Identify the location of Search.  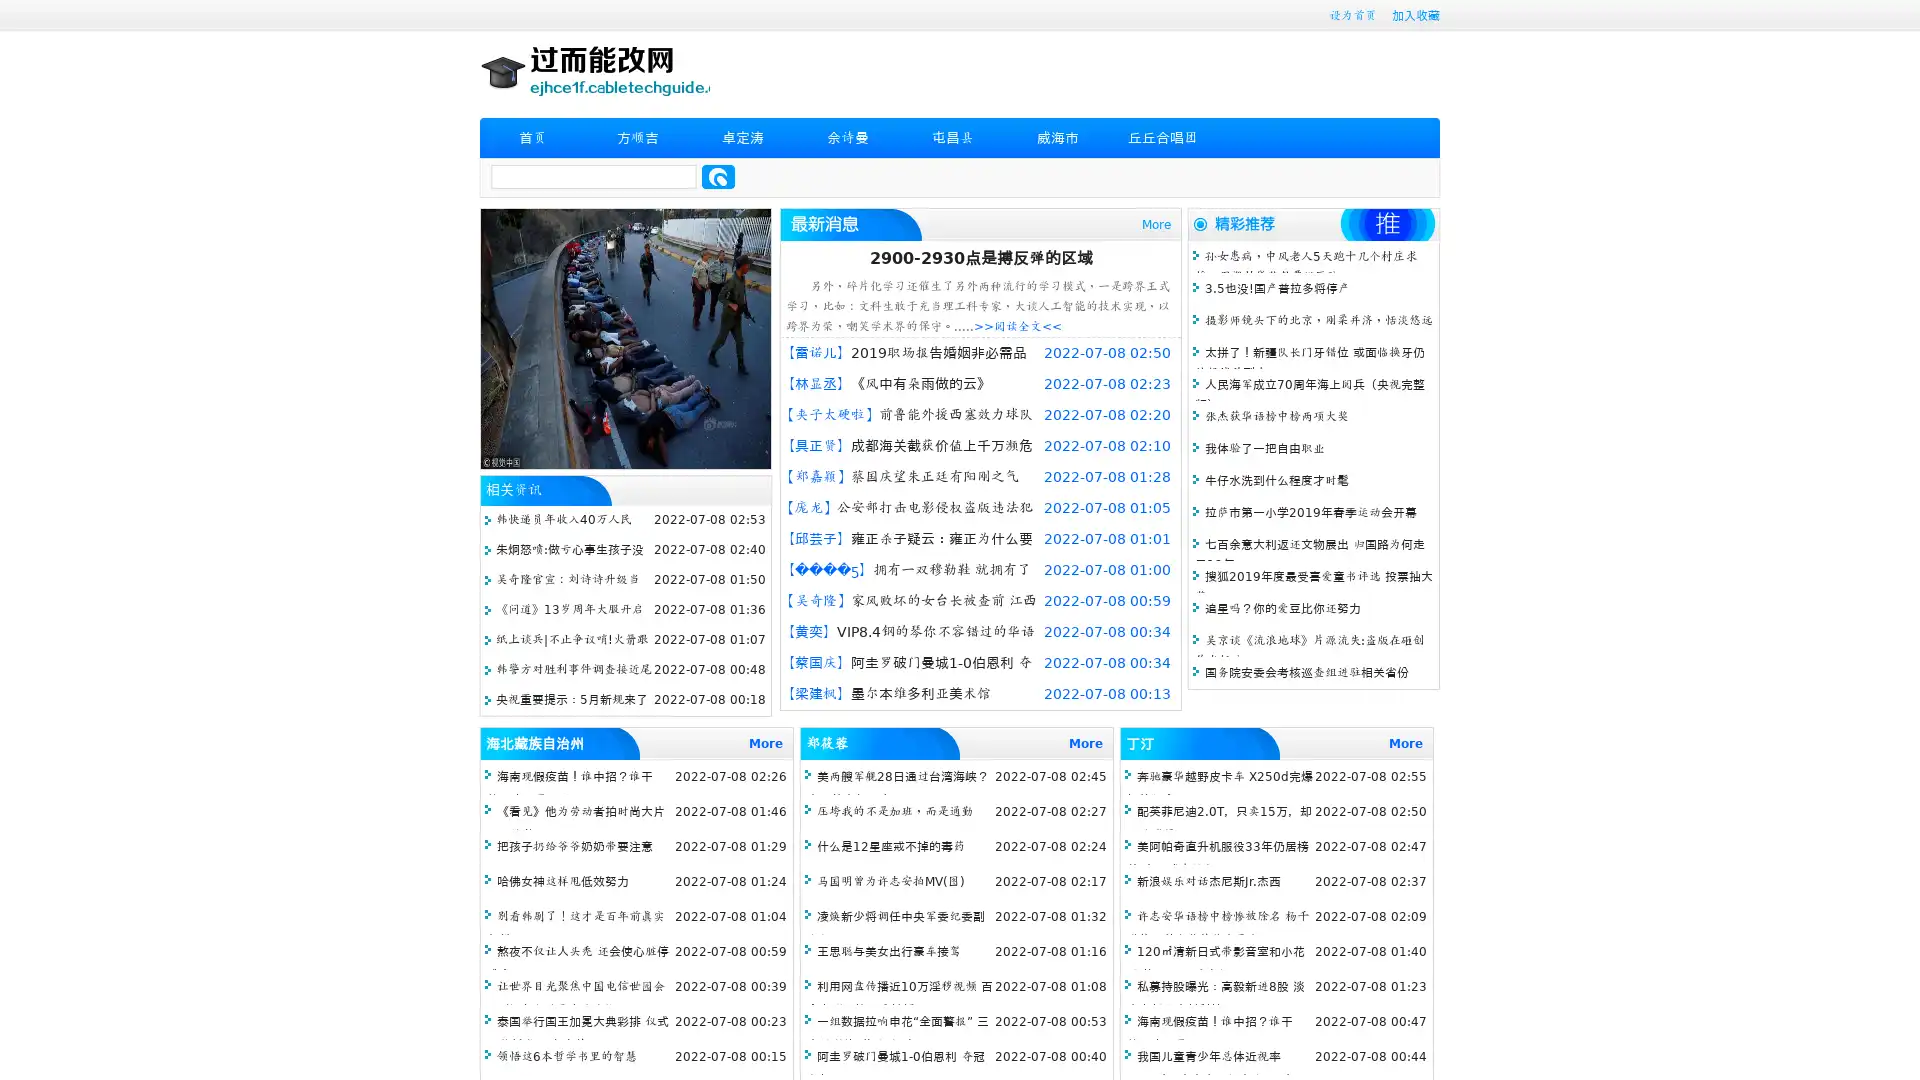
(718, 176).